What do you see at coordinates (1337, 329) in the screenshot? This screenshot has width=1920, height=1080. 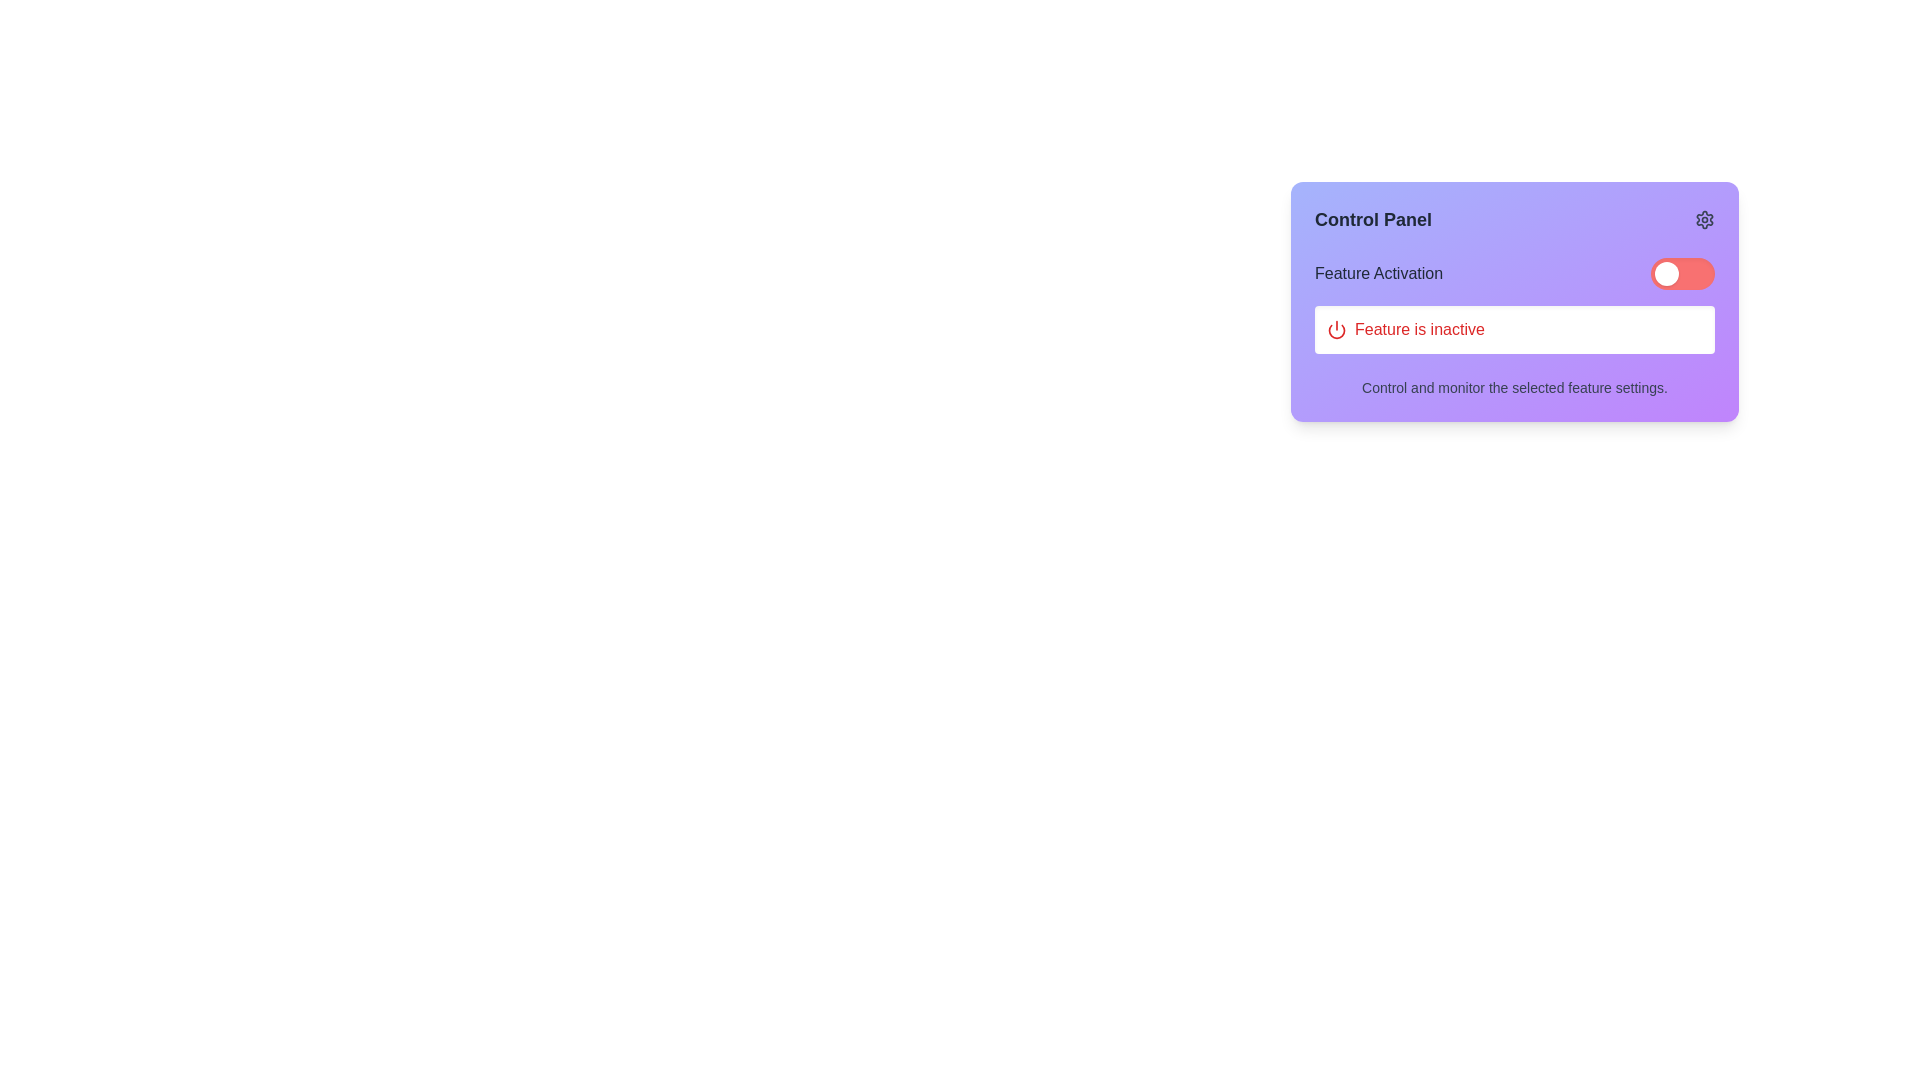 I see `the icon indicating the 'Feature is inactive' status, which is positioned at the start of the associated label within the message box` at bounding box center [1337, 329].